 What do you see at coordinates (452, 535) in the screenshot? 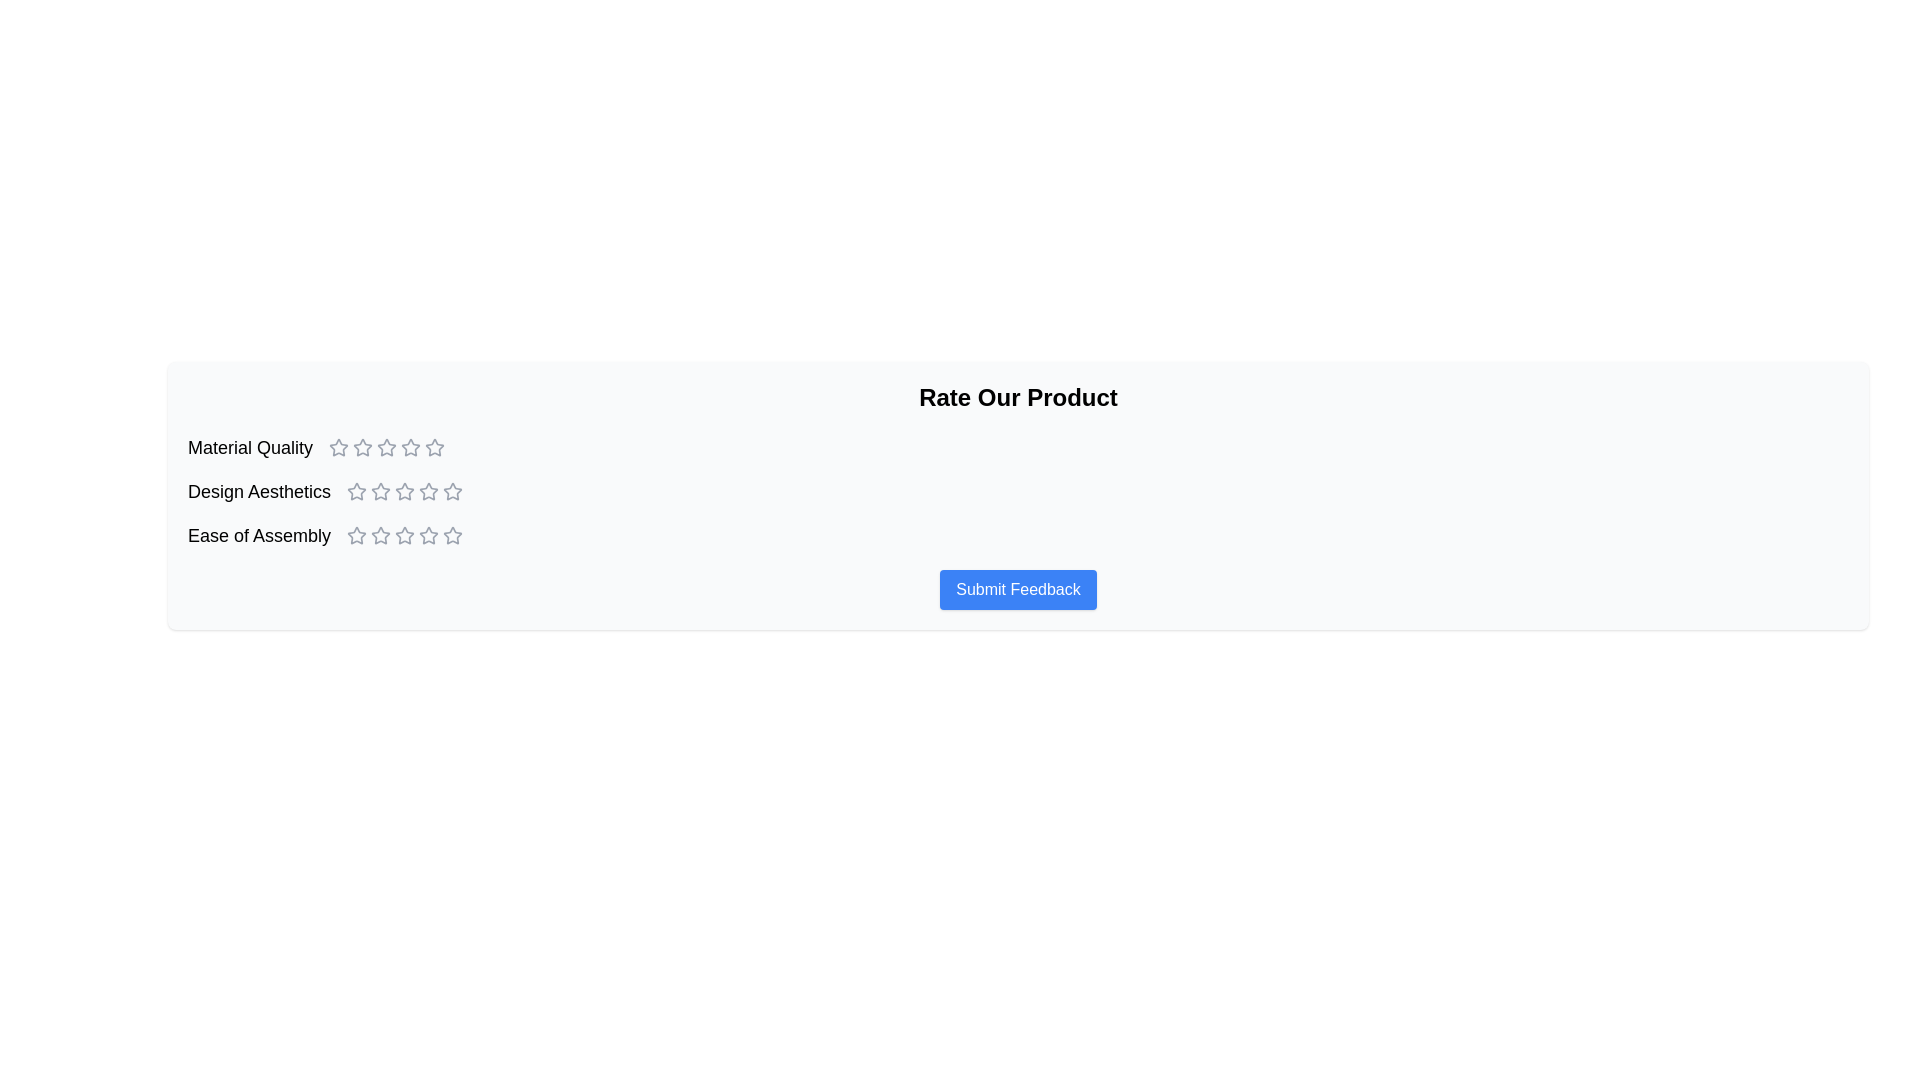
I see `the fifth star-shaped icon in the rating component for 'Ease of Assembly' to rate it` at bounding box center [452, 535].